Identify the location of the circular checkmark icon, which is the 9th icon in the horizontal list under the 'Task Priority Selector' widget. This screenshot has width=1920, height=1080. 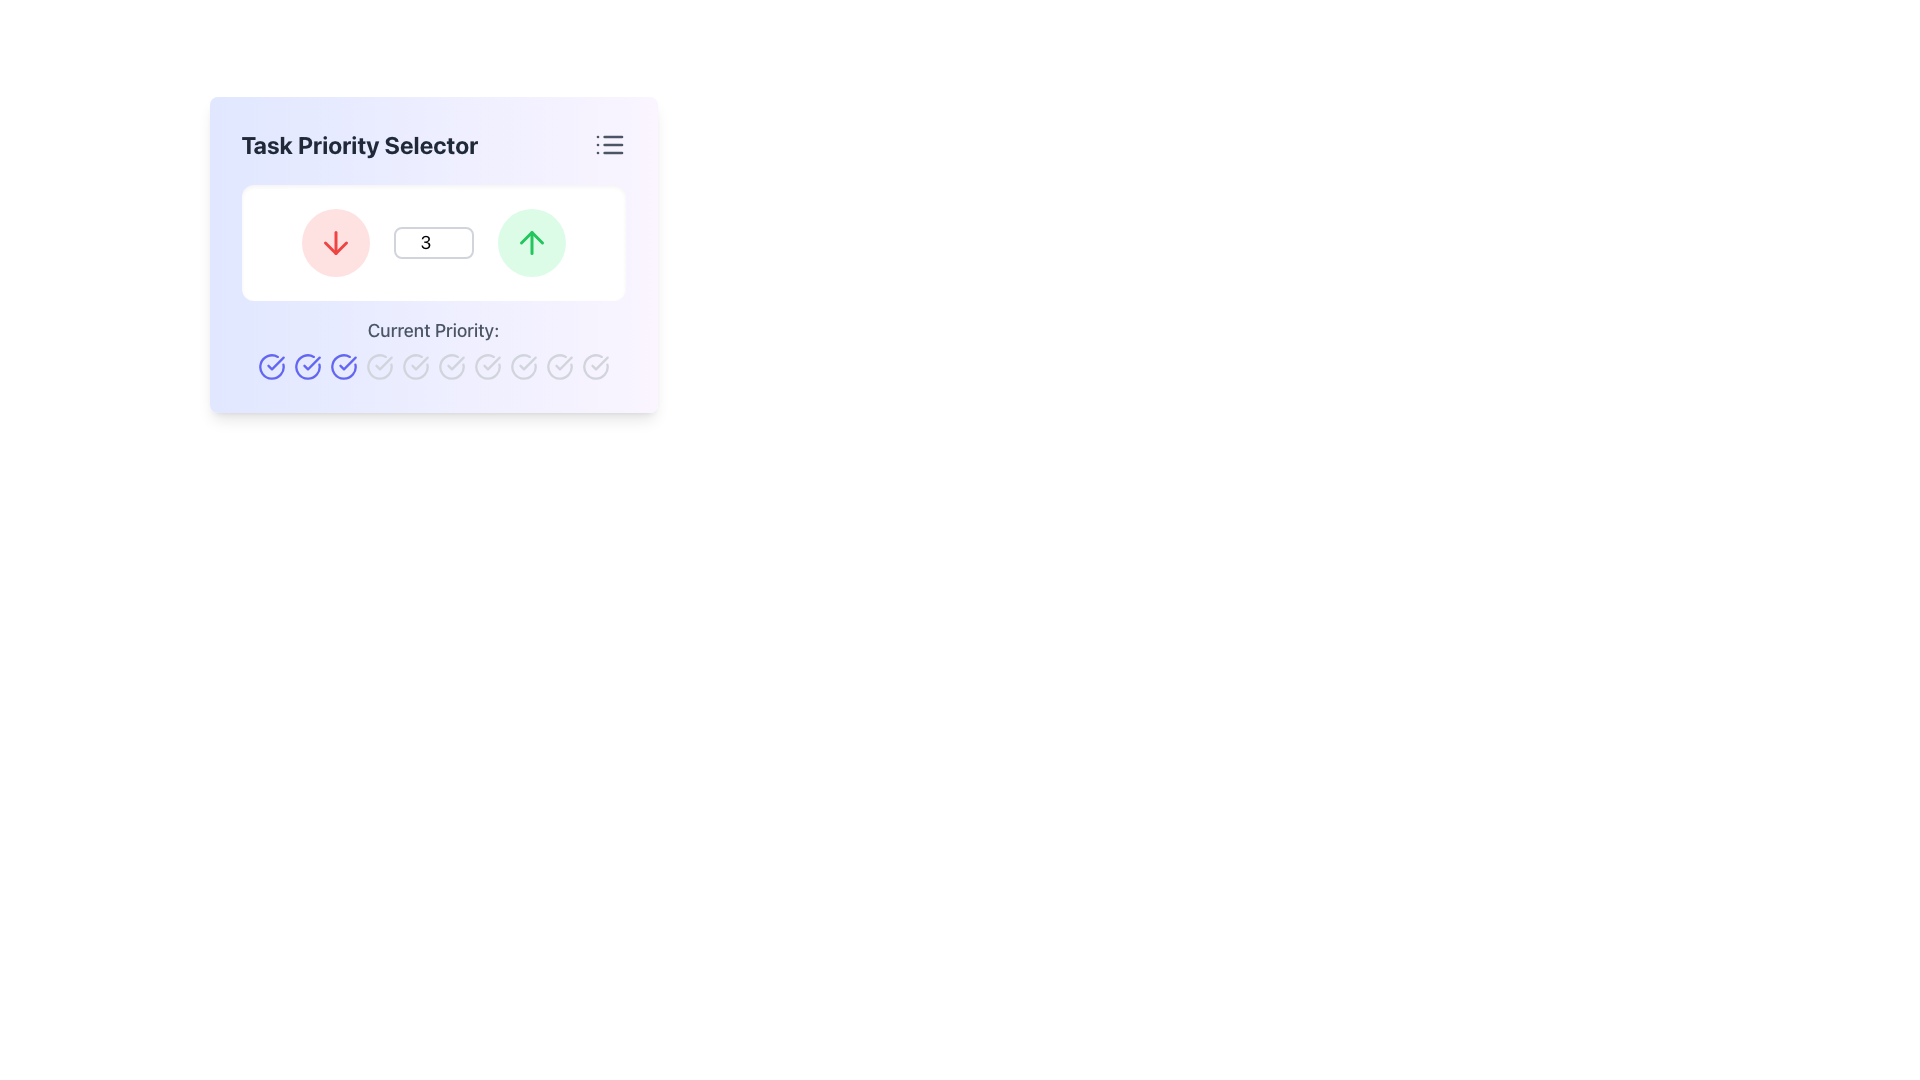
(594, 366).